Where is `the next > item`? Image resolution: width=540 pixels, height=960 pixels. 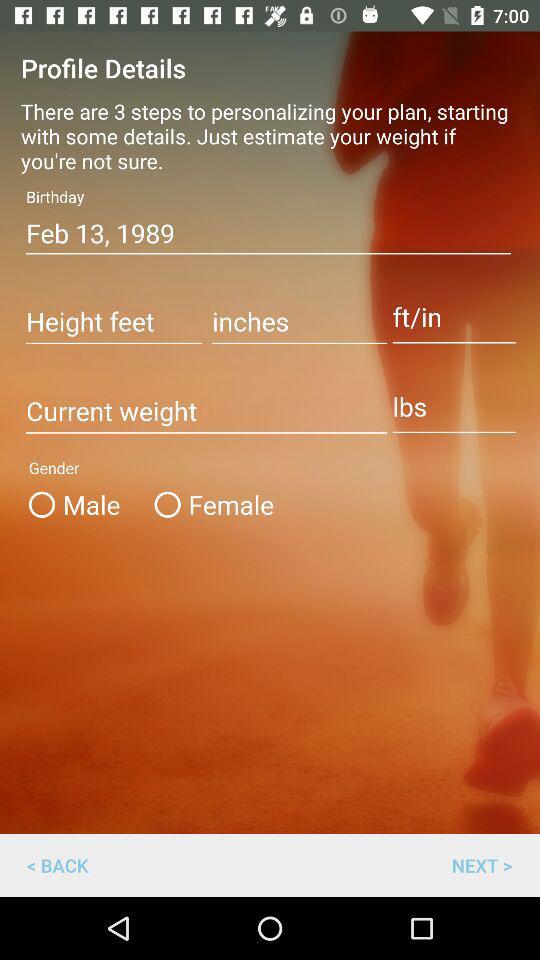
the next > item is located at coordinates (481, 864).